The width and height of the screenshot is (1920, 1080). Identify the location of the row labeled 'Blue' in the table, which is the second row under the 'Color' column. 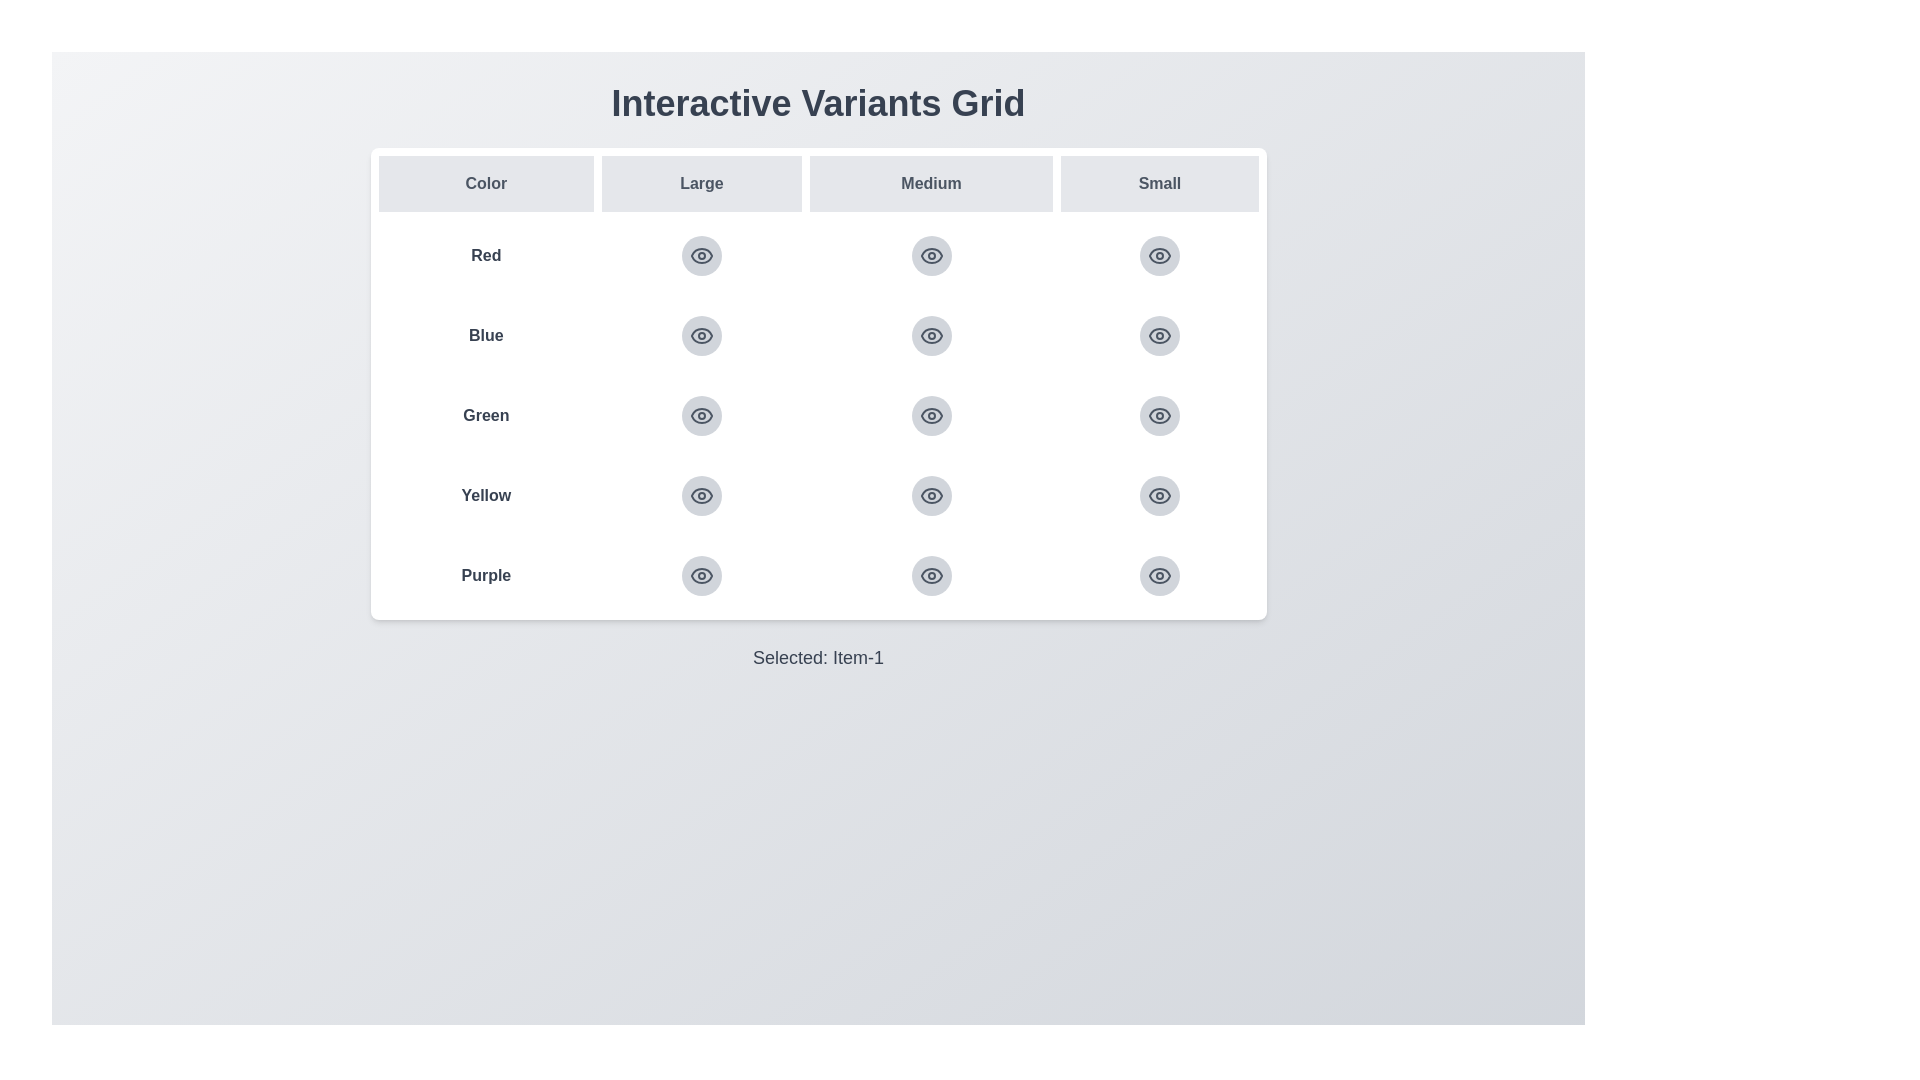
(818, 334).